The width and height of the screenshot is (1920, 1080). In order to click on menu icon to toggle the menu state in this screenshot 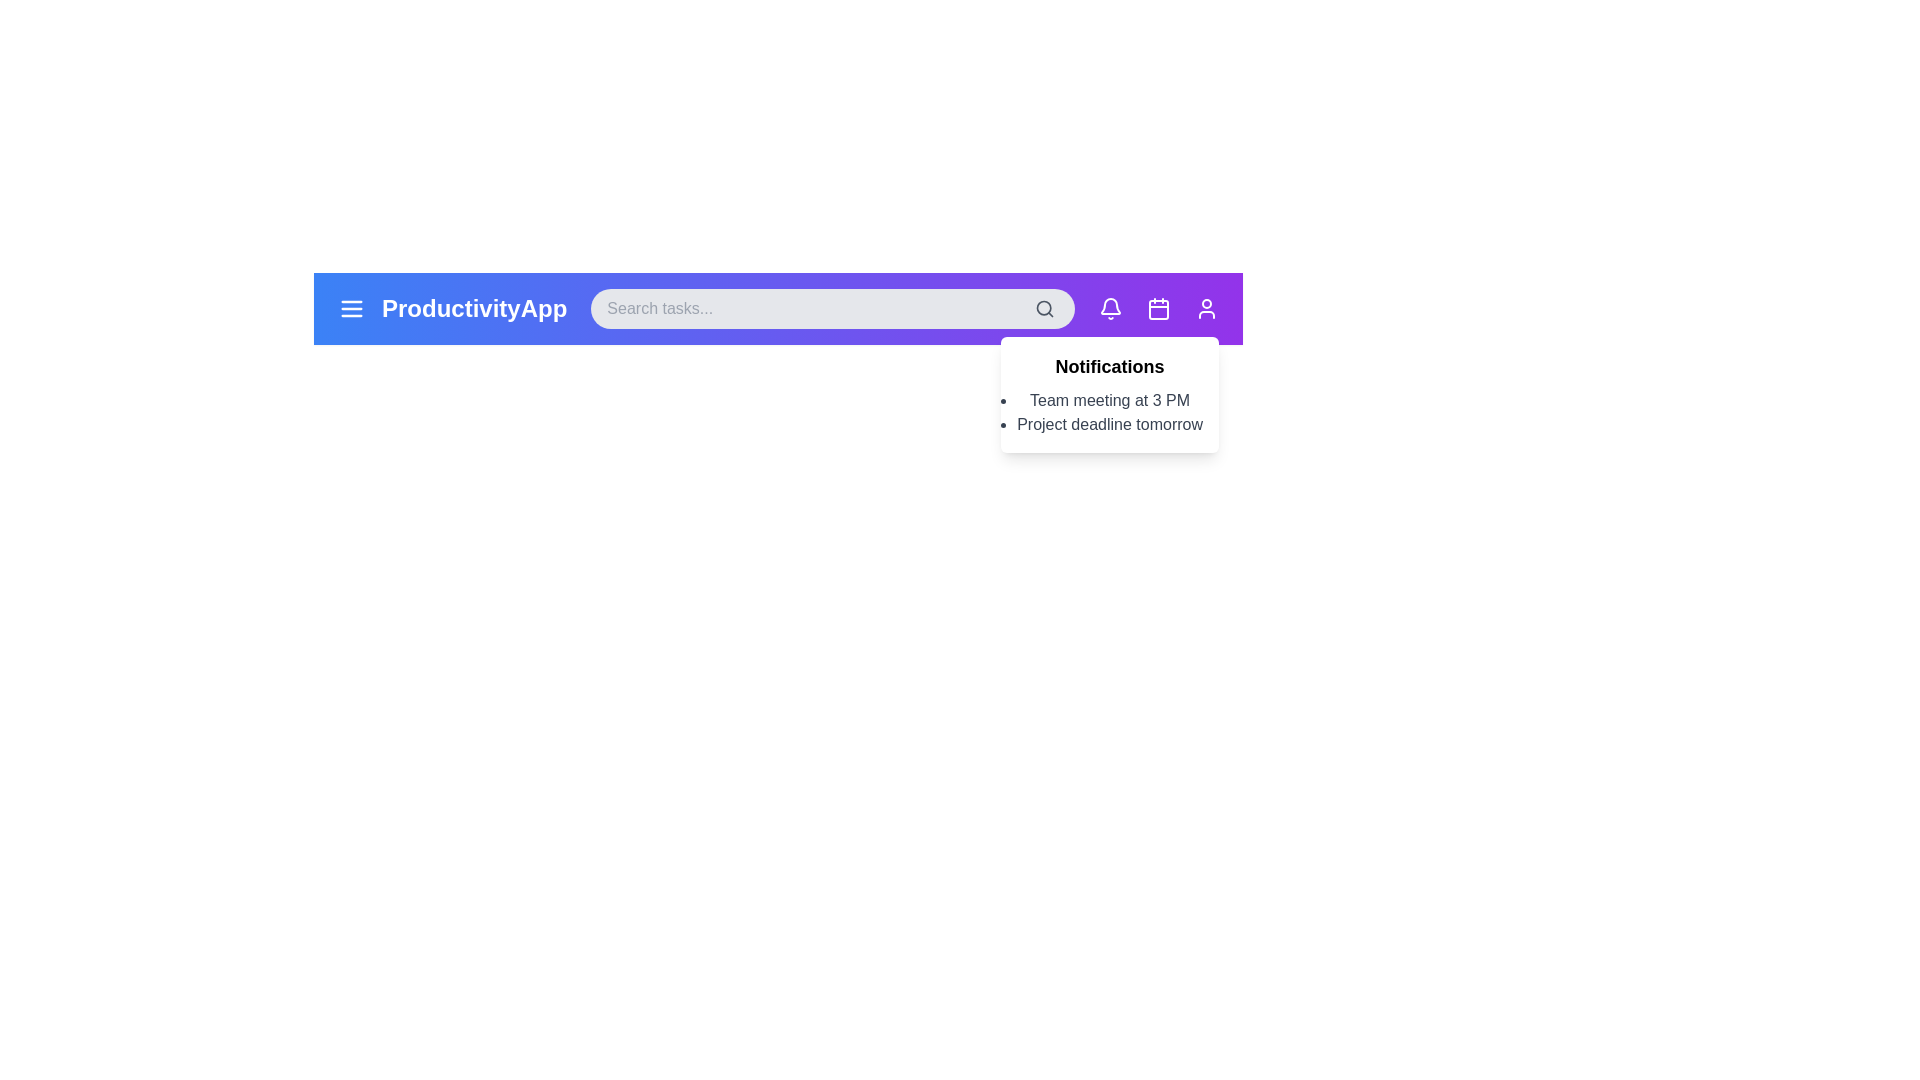, I will do `click(351, 308)`.